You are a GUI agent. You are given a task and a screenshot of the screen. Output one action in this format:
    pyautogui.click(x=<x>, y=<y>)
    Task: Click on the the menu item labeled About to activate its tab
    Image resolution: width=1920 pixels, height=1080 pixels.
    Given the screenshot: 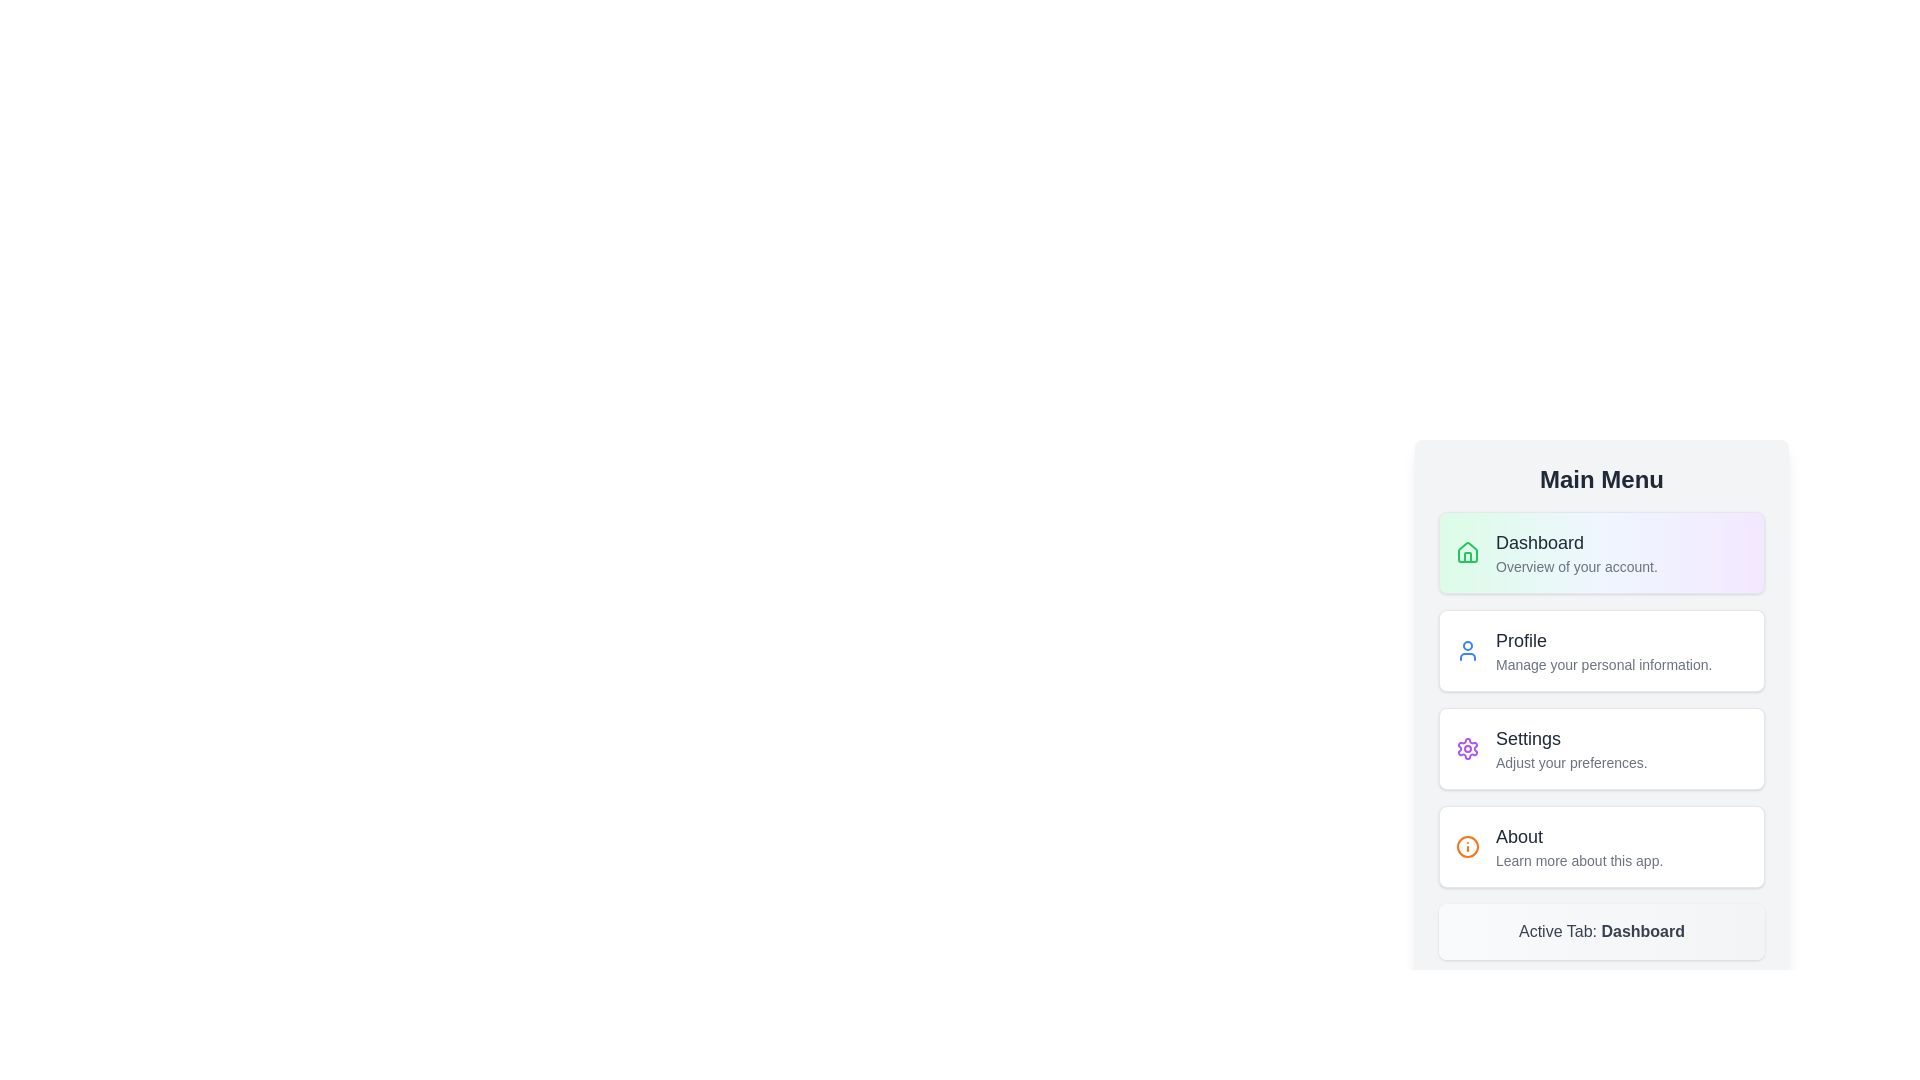 What is the action you would take?
    pyautogui.click(x=1602, y=847)
    